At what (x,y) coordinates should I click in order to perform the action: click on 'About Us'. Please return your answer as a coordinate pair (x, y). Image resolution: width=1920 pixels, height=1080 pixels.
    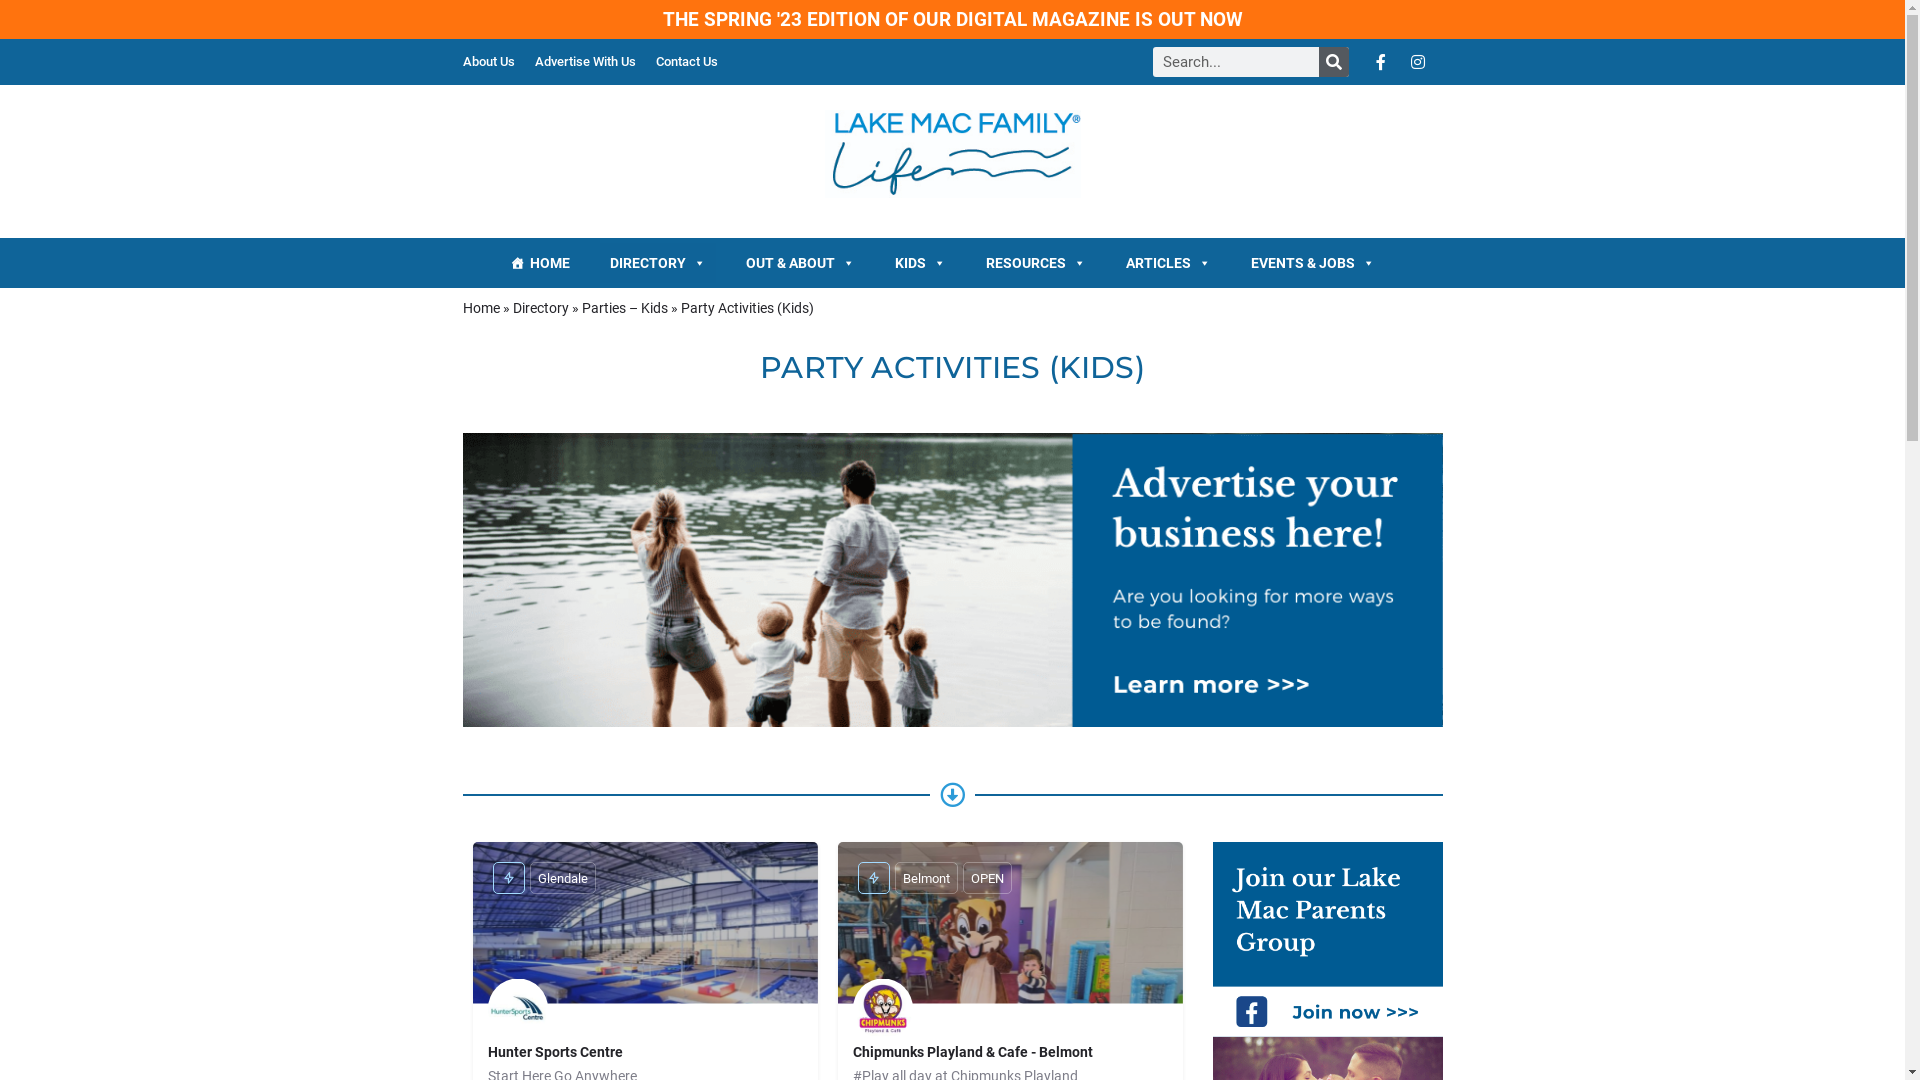
    Looking at the image, I should click on (488, 60).